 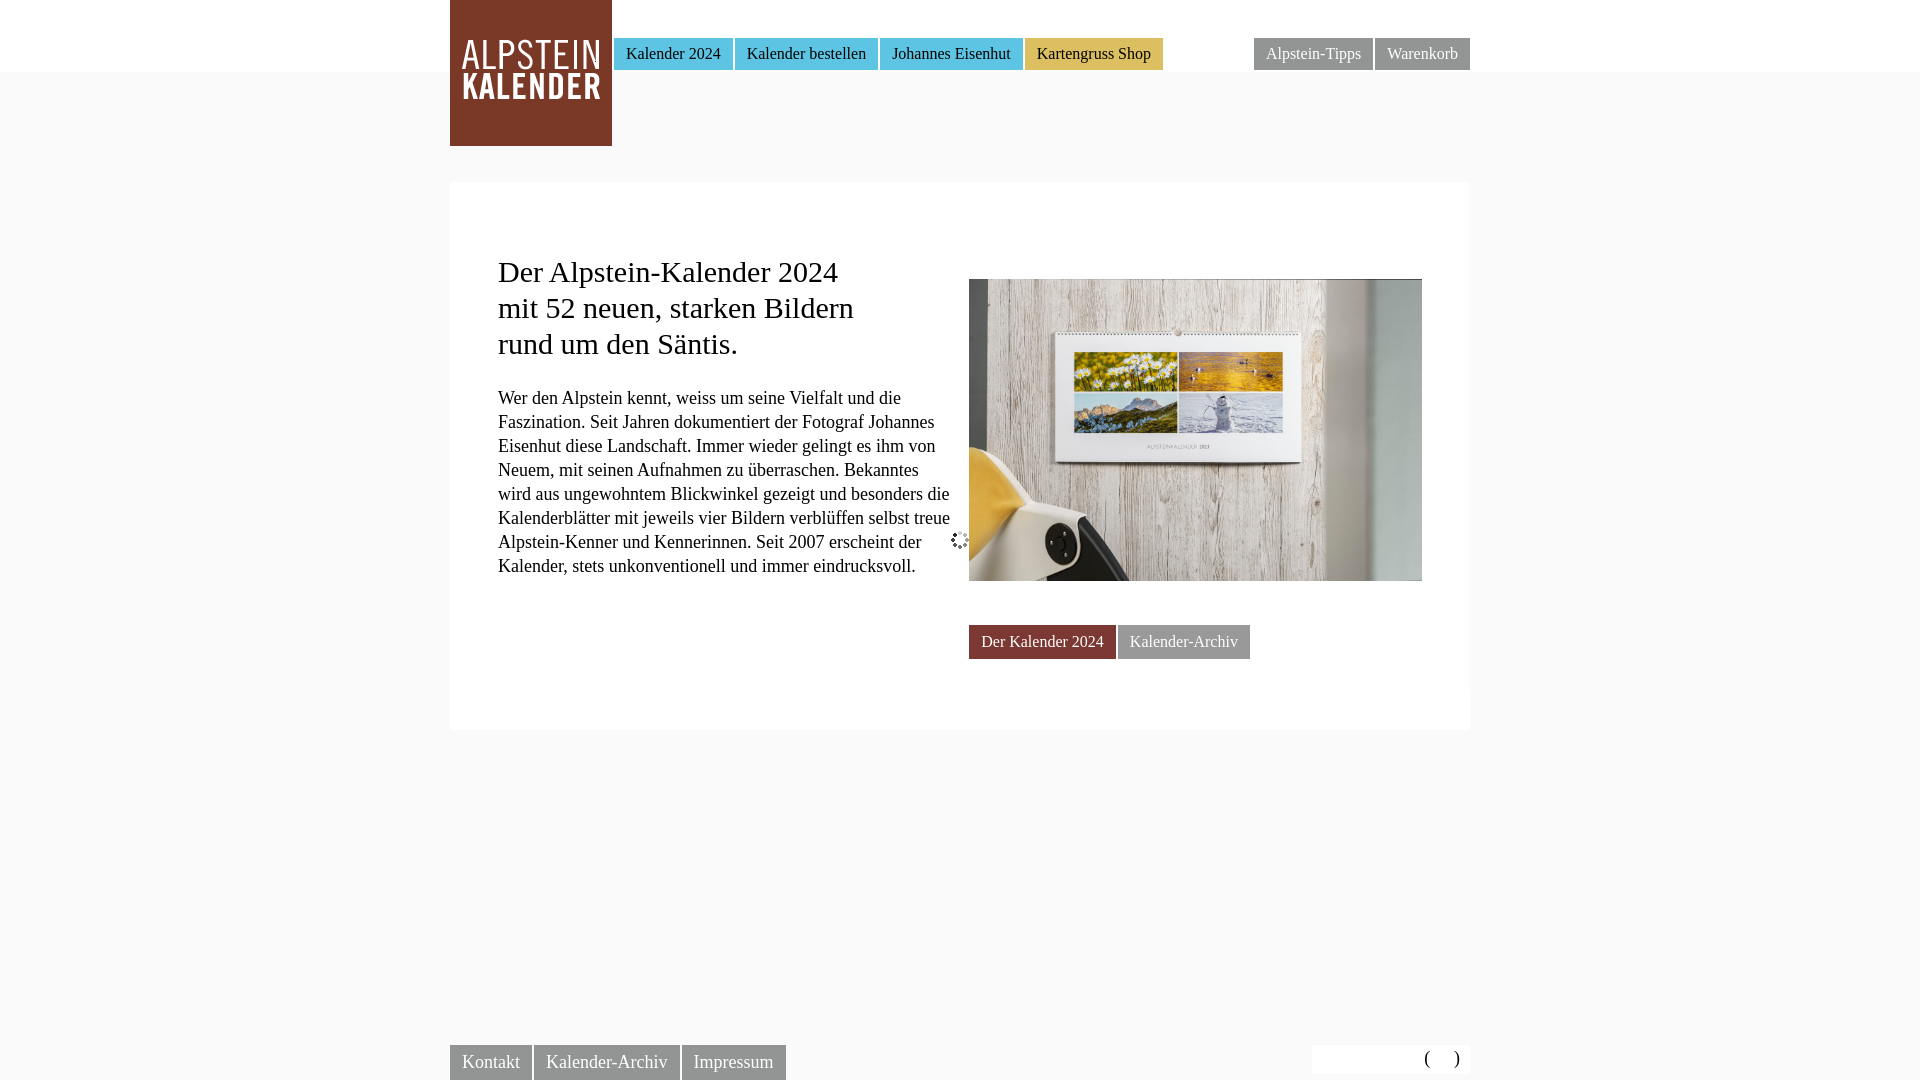 I want to click on 'Like Button Notice', so click(x=1369, y=1059).